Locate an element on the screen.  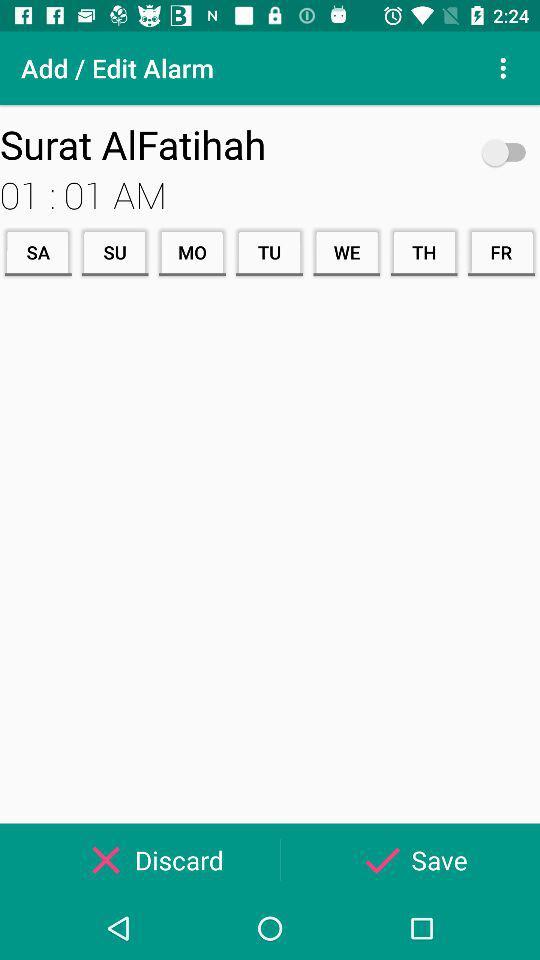
icon below 01 : 01 am item is located at coordinates (38, 251).